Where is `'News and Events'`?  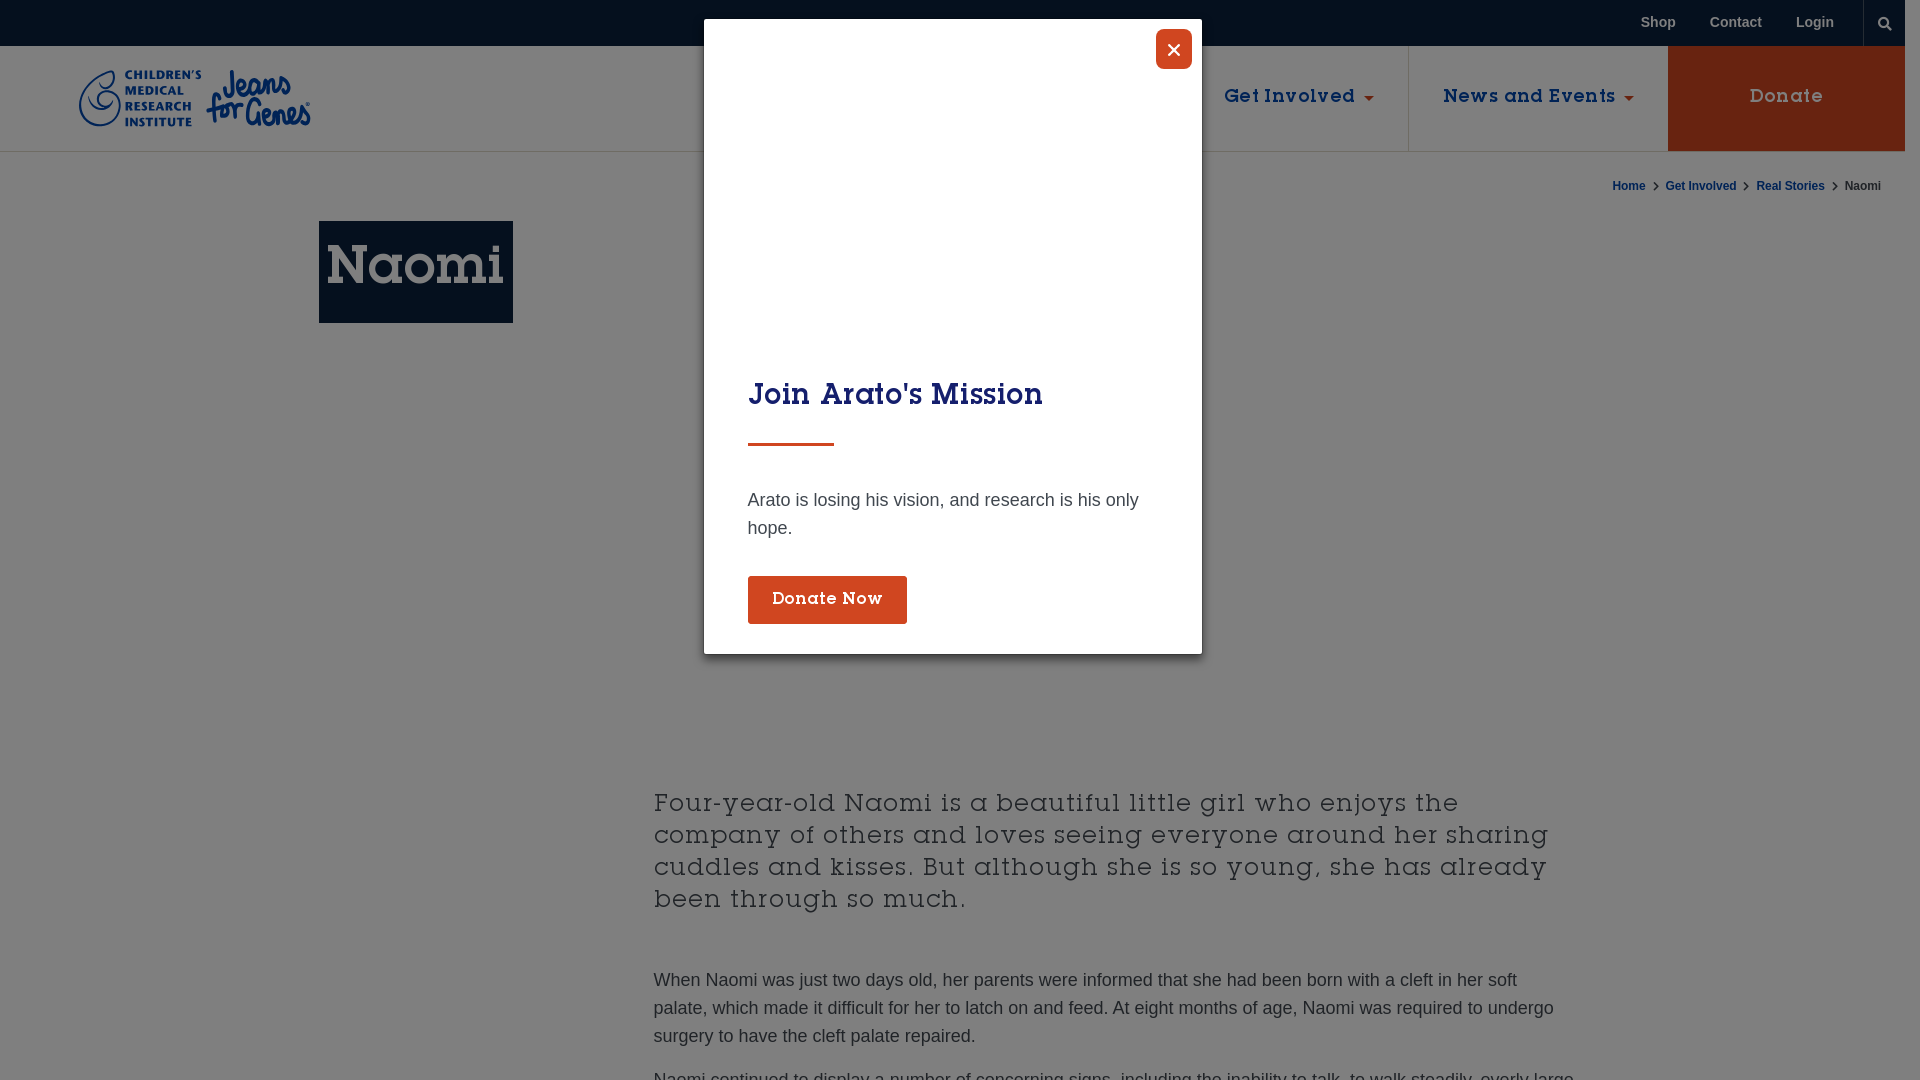 'News and Events' is located at coordinates (1408, 98).